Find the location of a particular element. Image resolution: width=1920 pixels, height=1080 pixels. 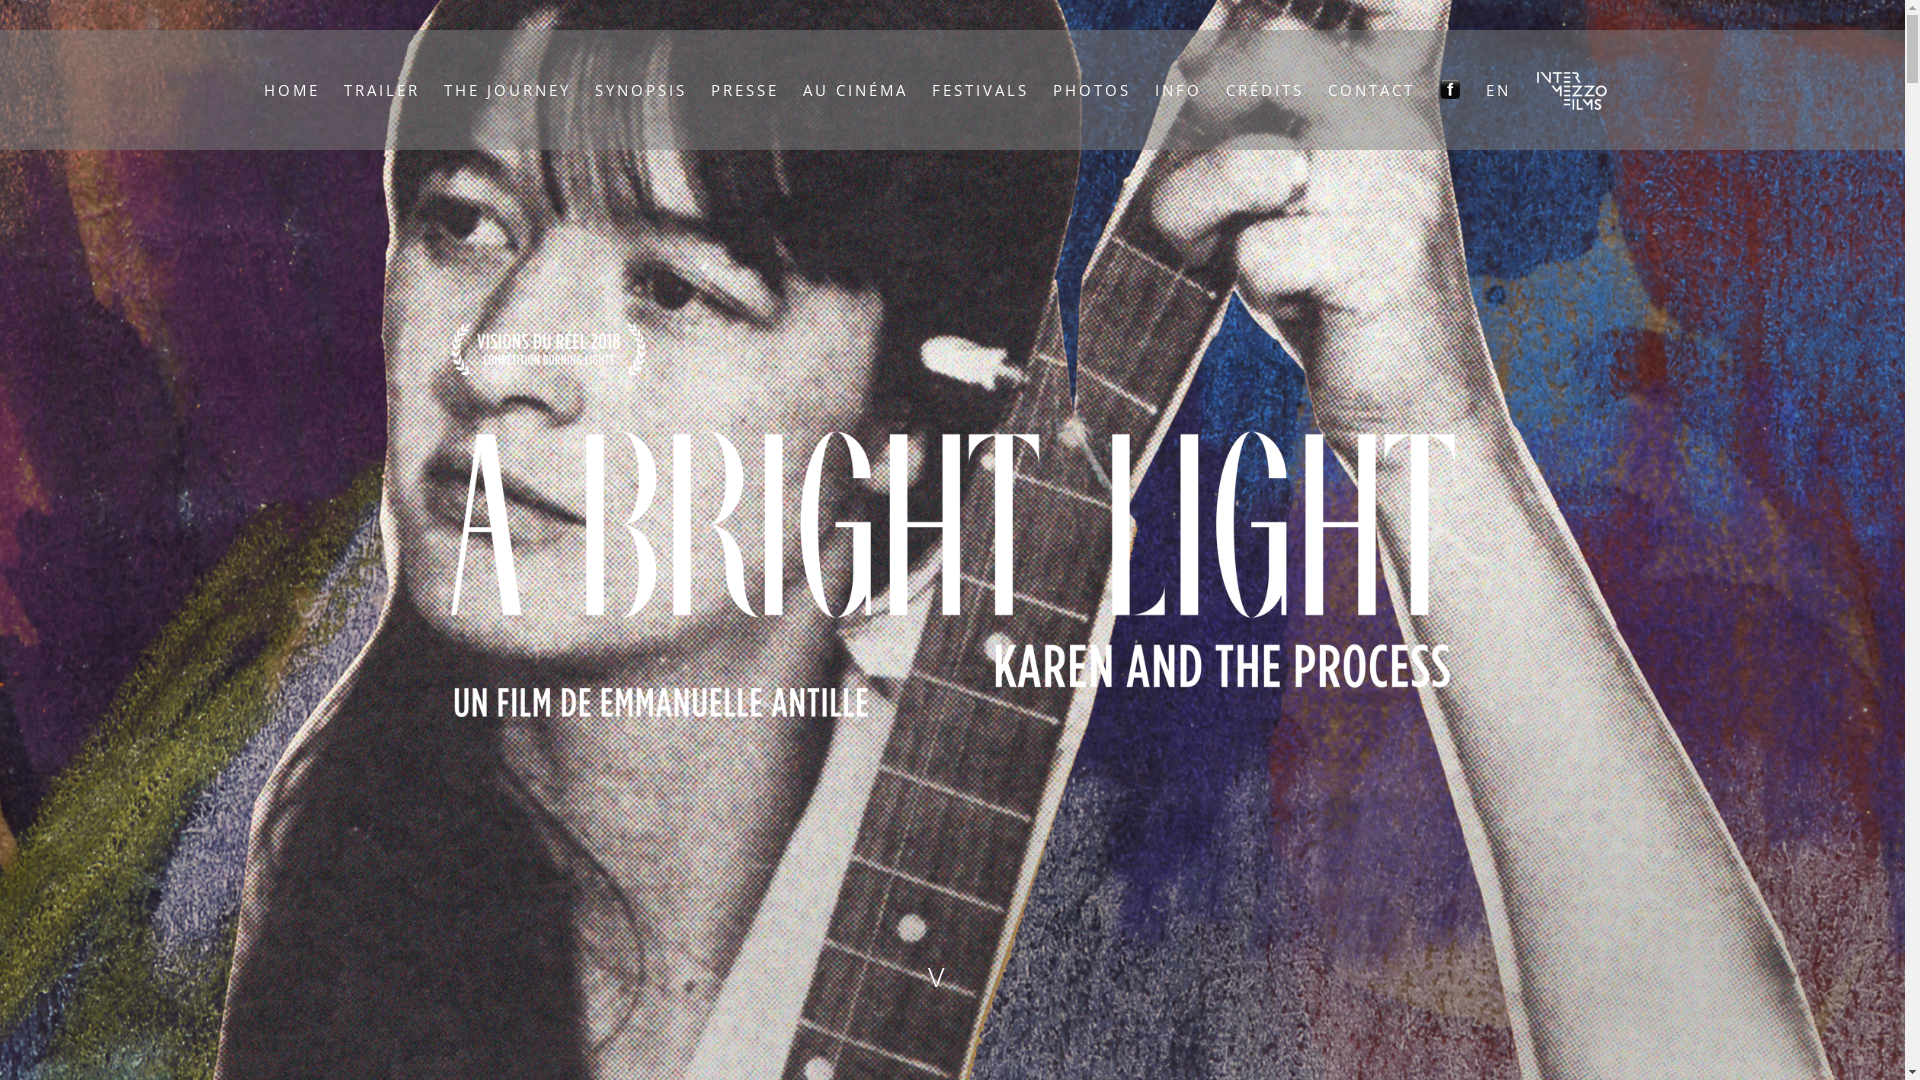

'PHOTOS' is located at coordinates (1091, 88).